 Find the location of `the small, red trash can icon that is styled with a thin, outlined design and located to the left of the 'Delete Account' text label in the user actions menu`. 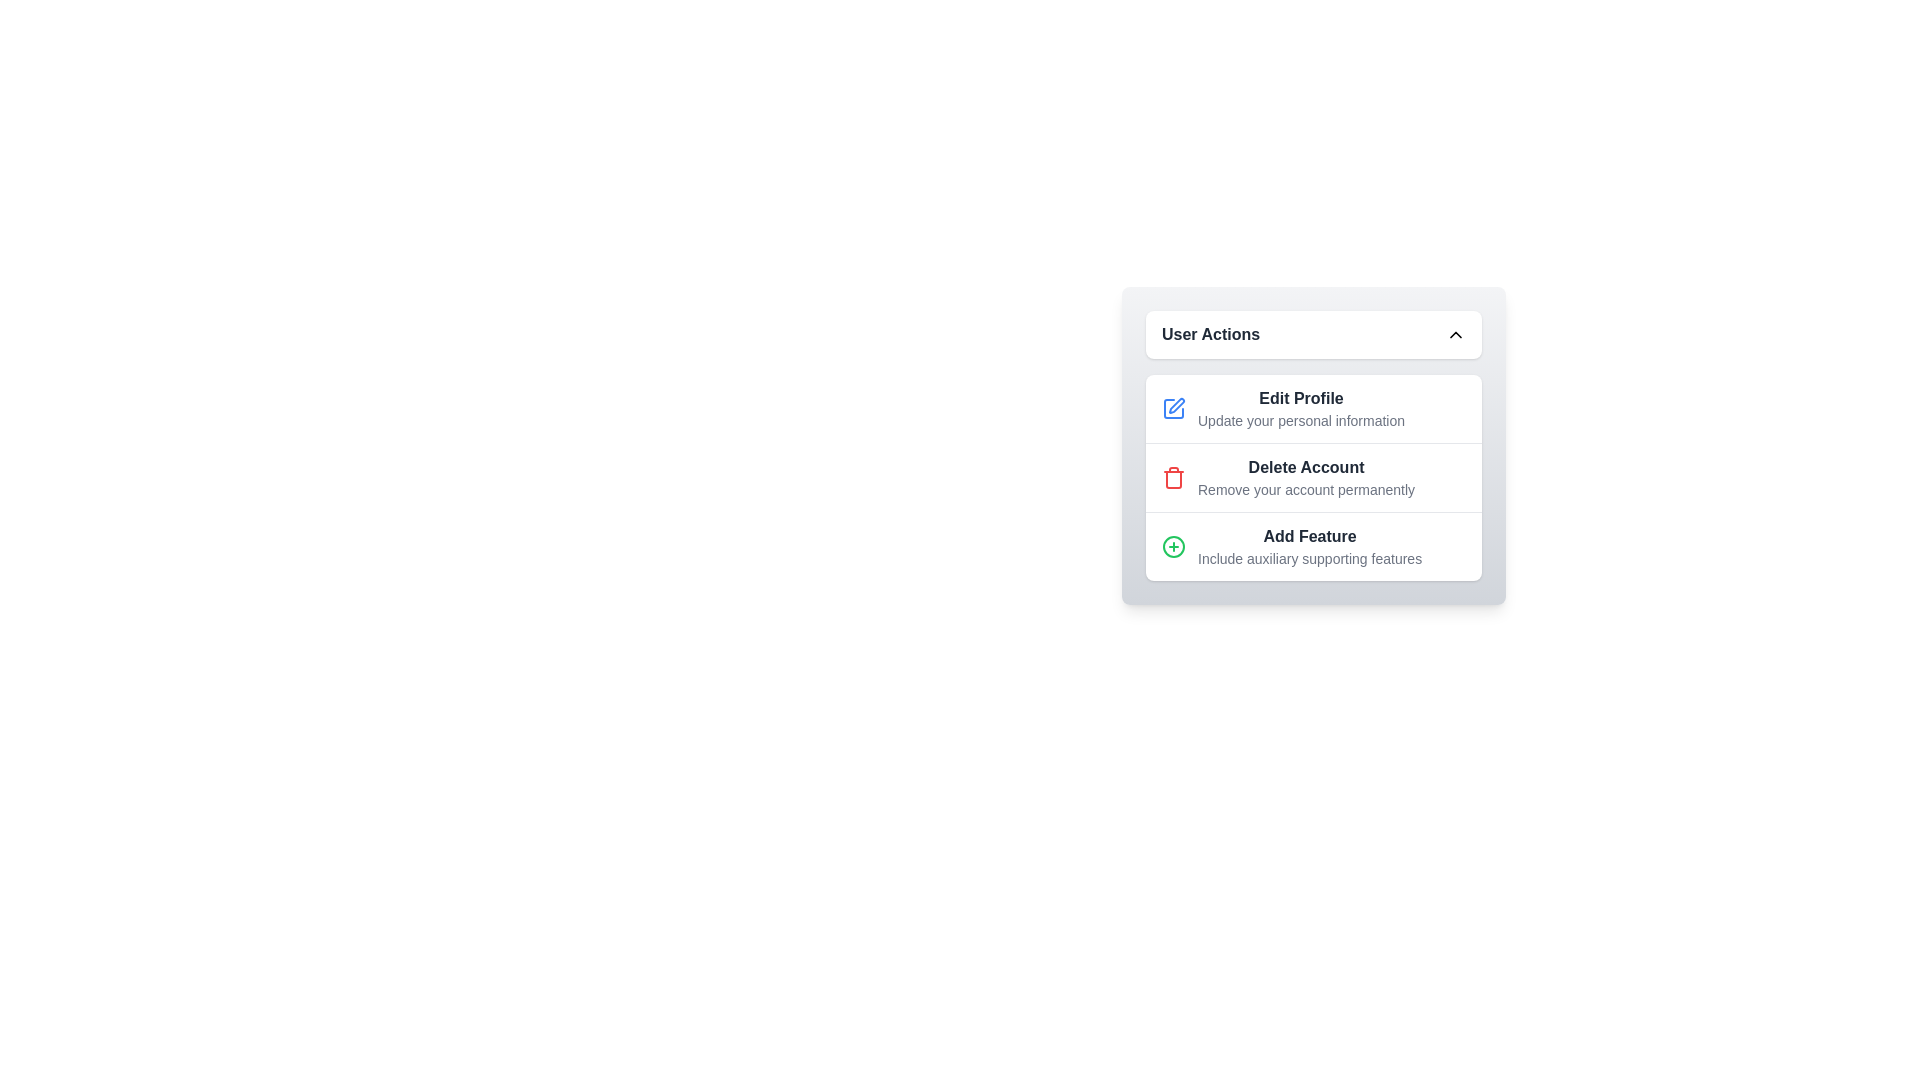

the small, red trash can icon that is styled with a thin, outlined design and located to the left of the 'Delete Account' text label in the user actions menu is located at coordinates (1174, 478).